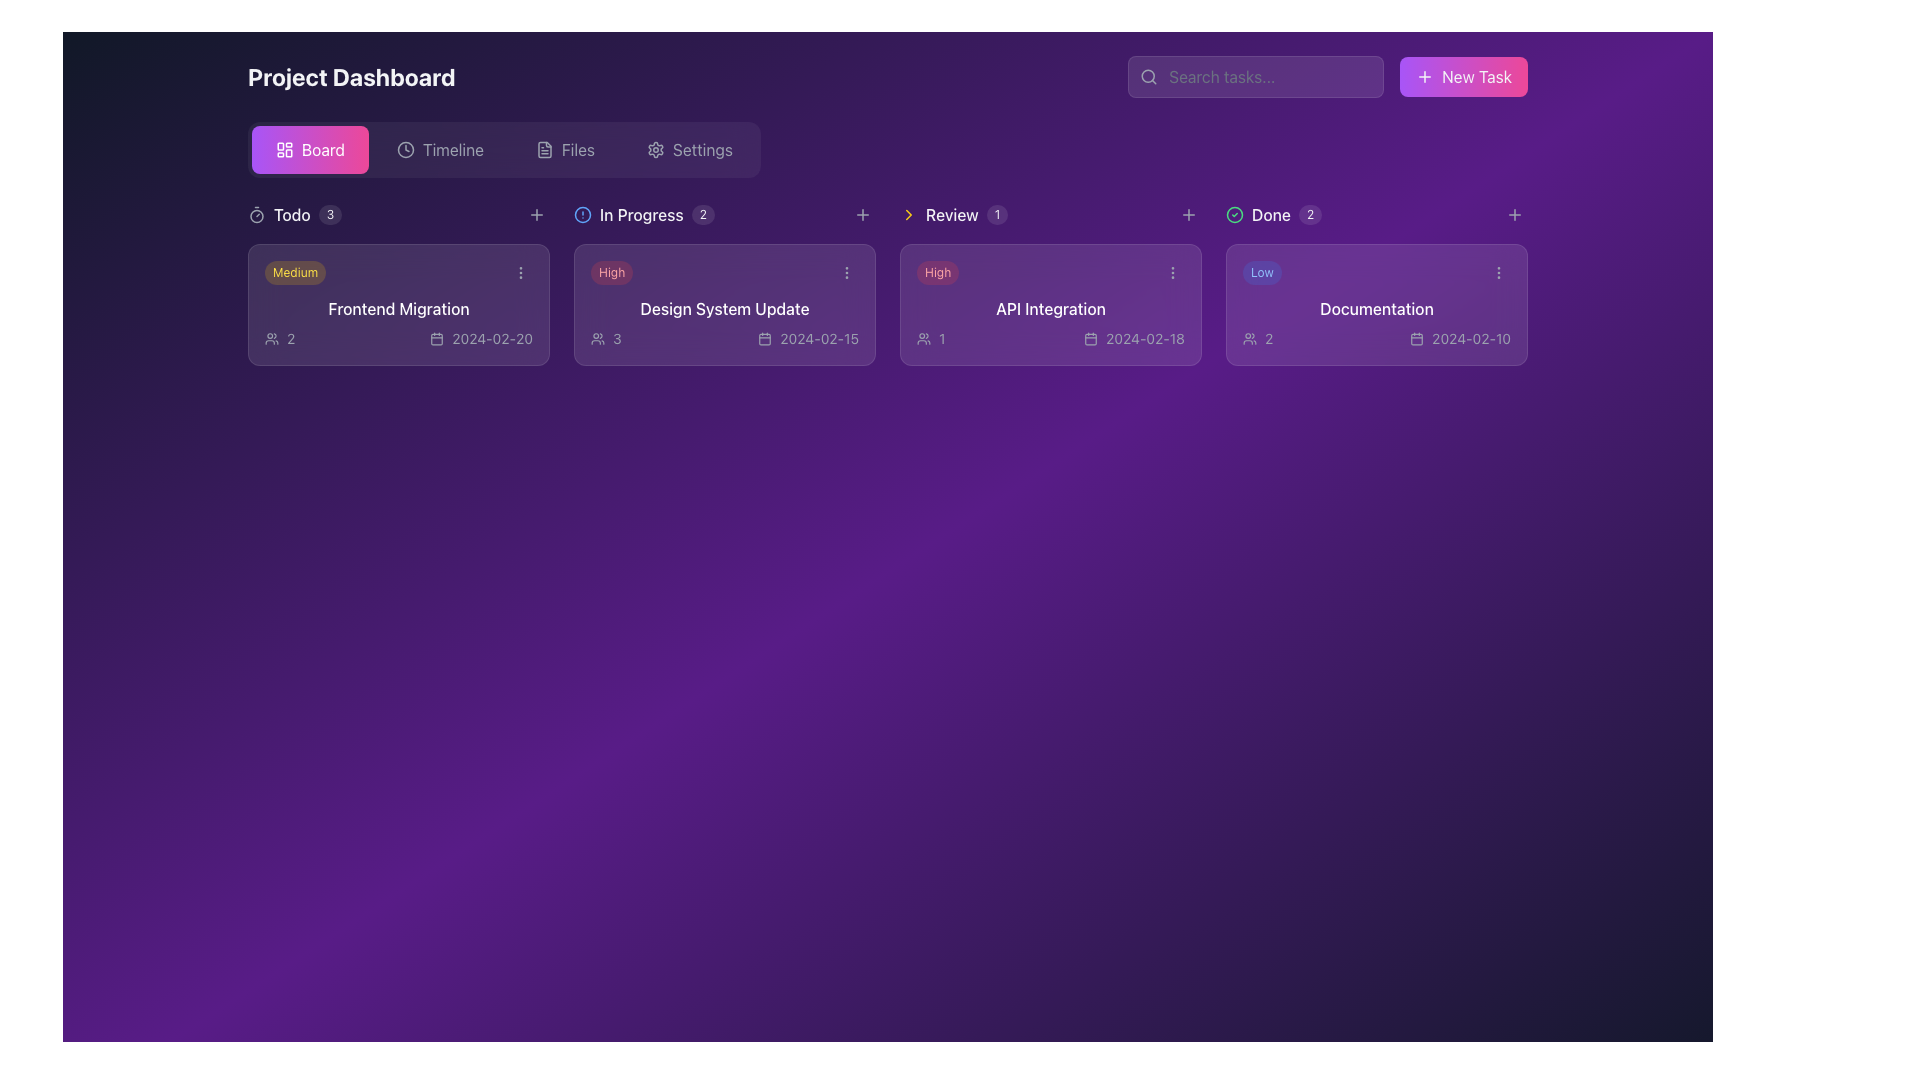 The width and height of the screenshot is (1920, 1080). I want to click on the plus sign icon button located on the upper-right side of the interface, adjacent to the 'Done' section heading, so click(1189, 215).